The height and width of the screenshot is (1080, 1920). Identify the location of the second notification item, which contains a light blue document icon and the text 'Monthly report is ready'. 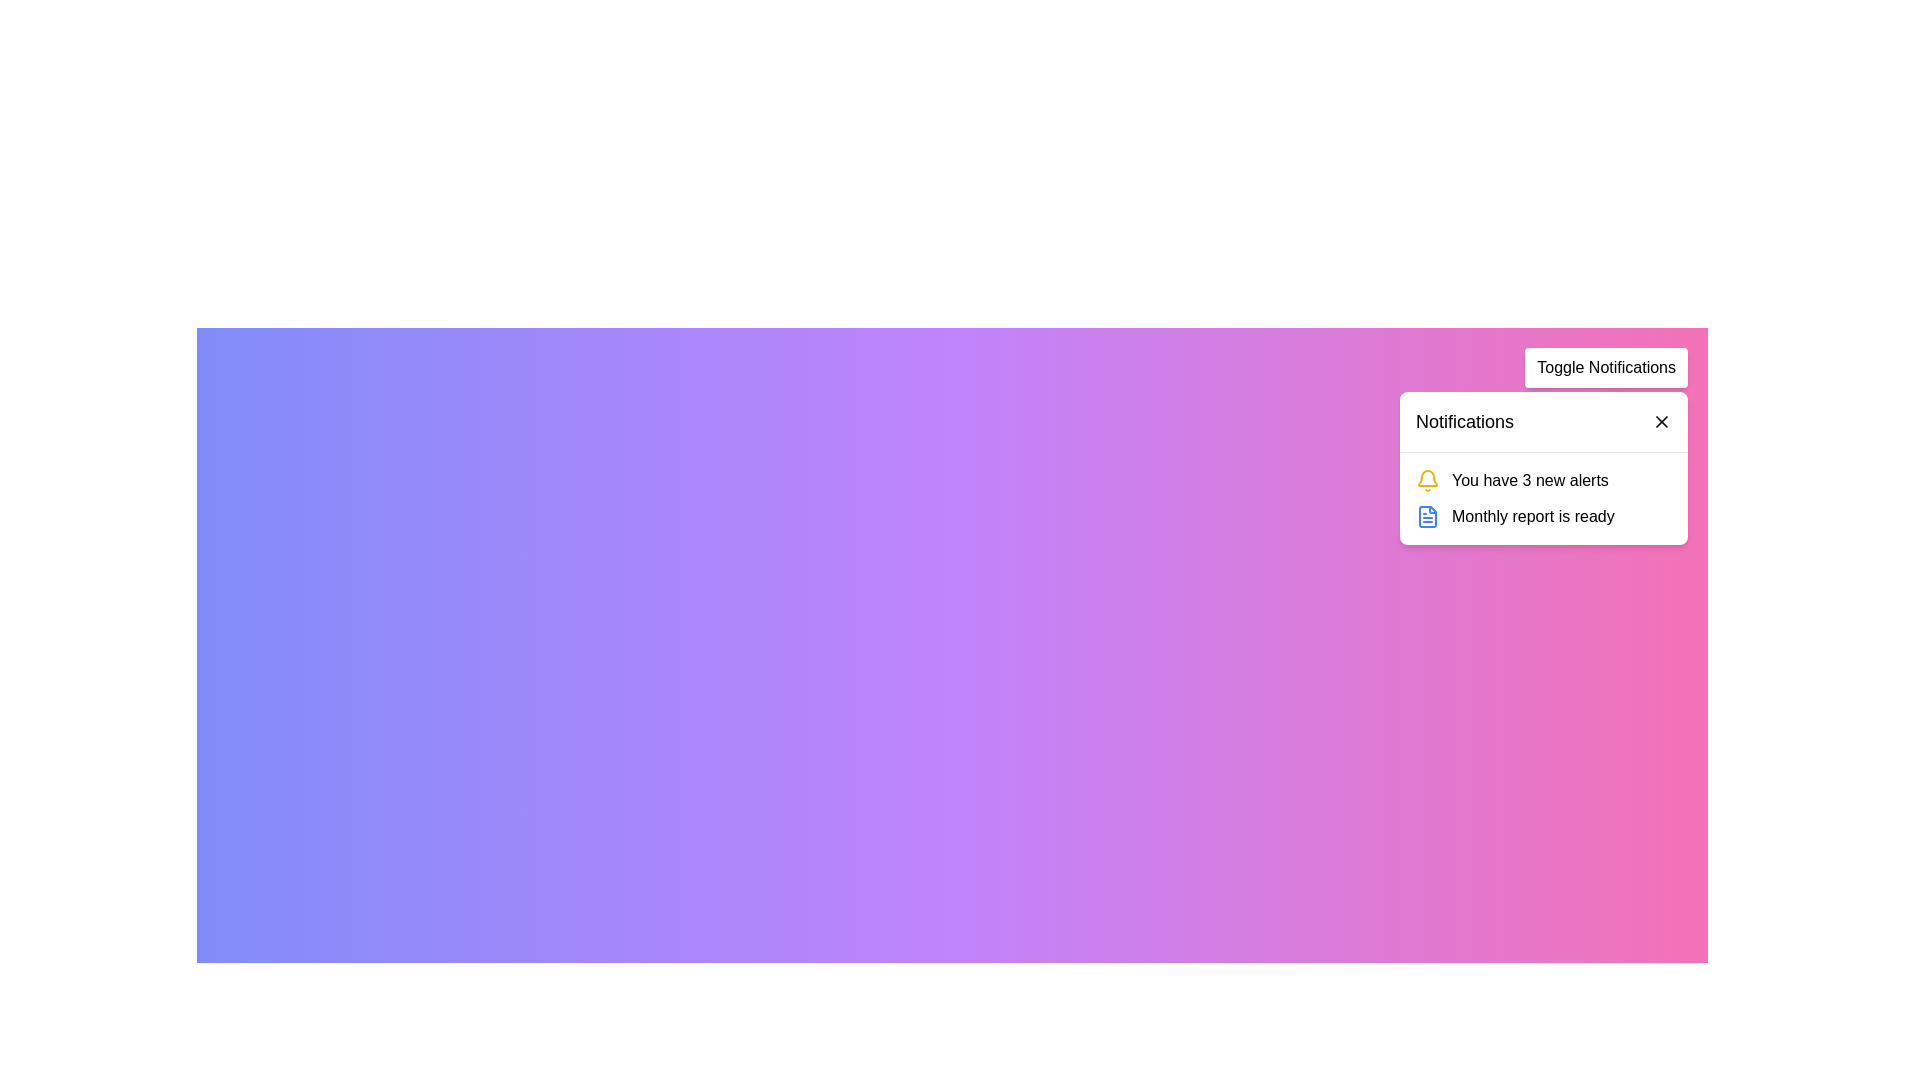
(1543, 515).